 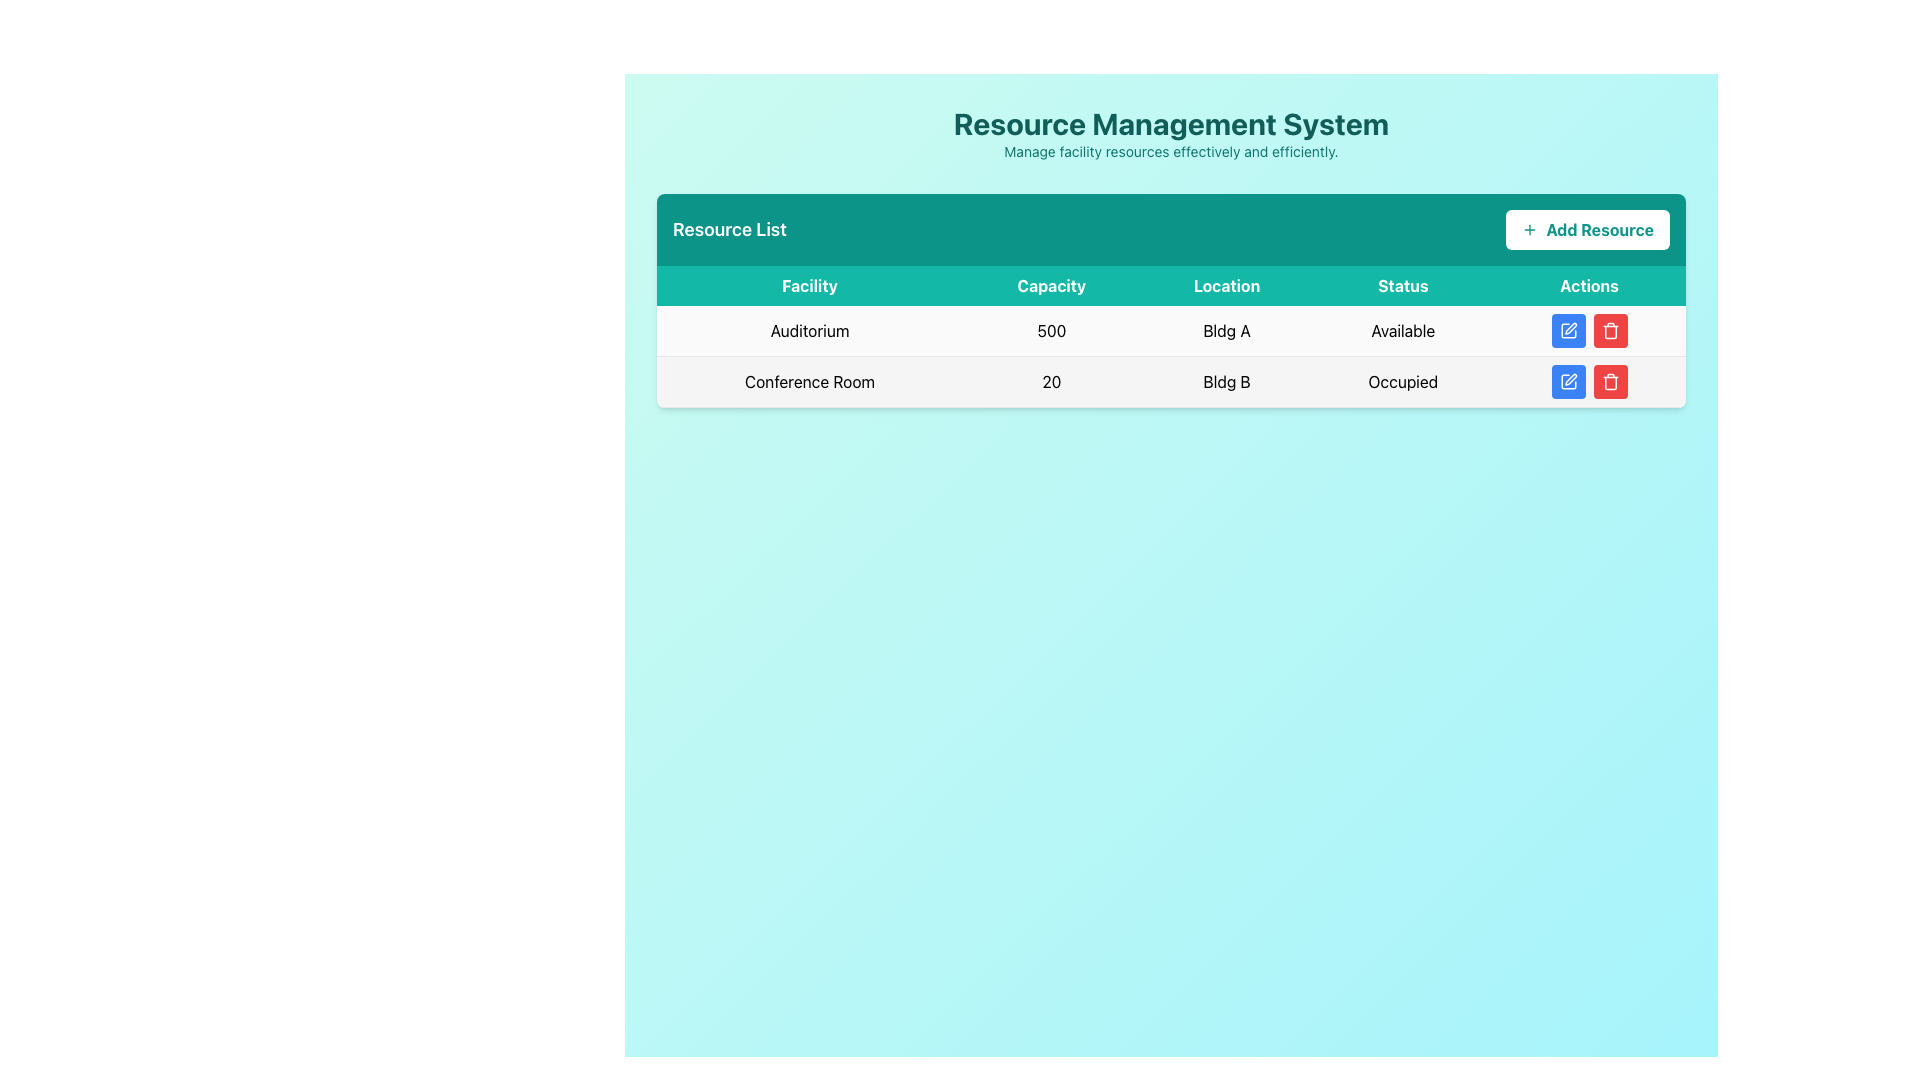 What do you see at coordinates (1050, 381) in the screenshot?
I see `capacity value from the table cell located in the second row under the 'Capacity' column, between 'Conference Room' and 'Bldg B'` at bounding box center [1050, 381].